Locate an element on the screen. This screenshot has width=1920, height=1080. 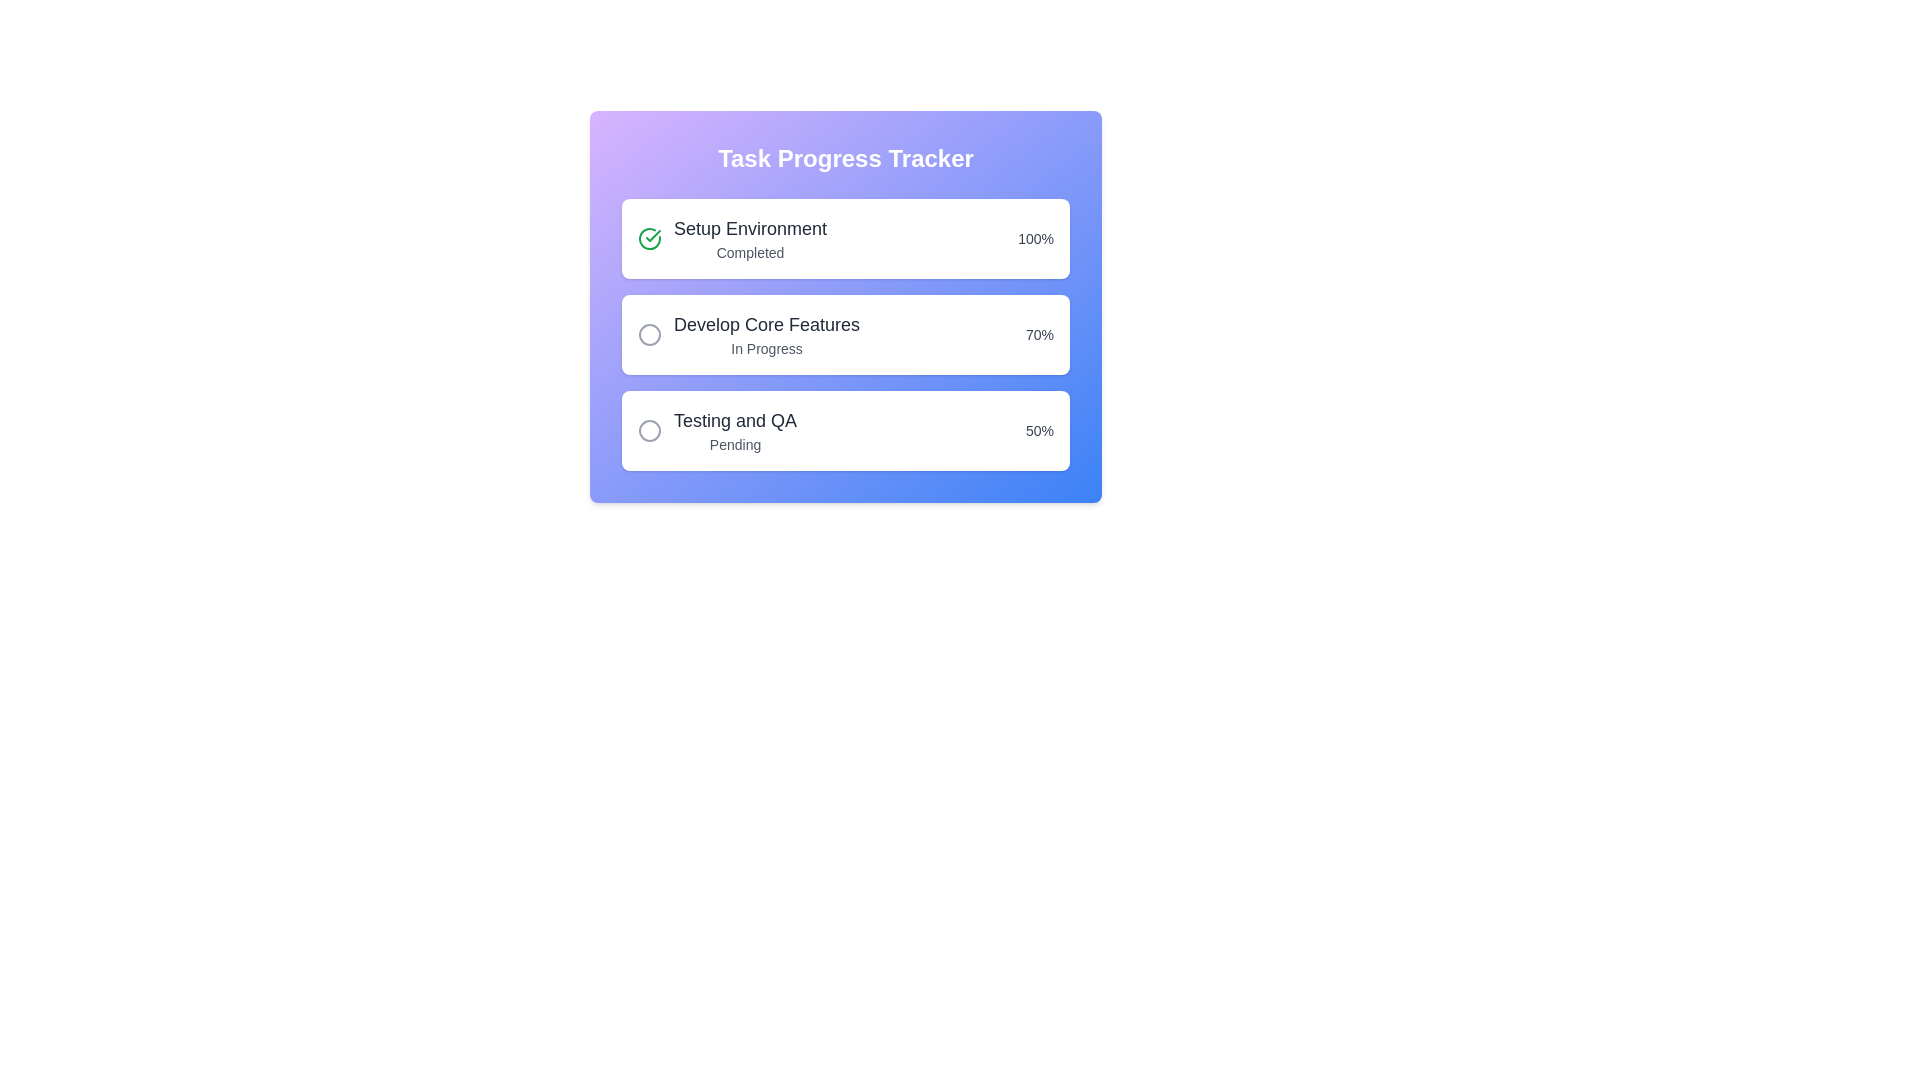
progress percentage displayed on the text label indicating that the task 'Develop Core Features' is 70% complete, located in the right portion of the card for this task is located at coordinates (1040, 334).